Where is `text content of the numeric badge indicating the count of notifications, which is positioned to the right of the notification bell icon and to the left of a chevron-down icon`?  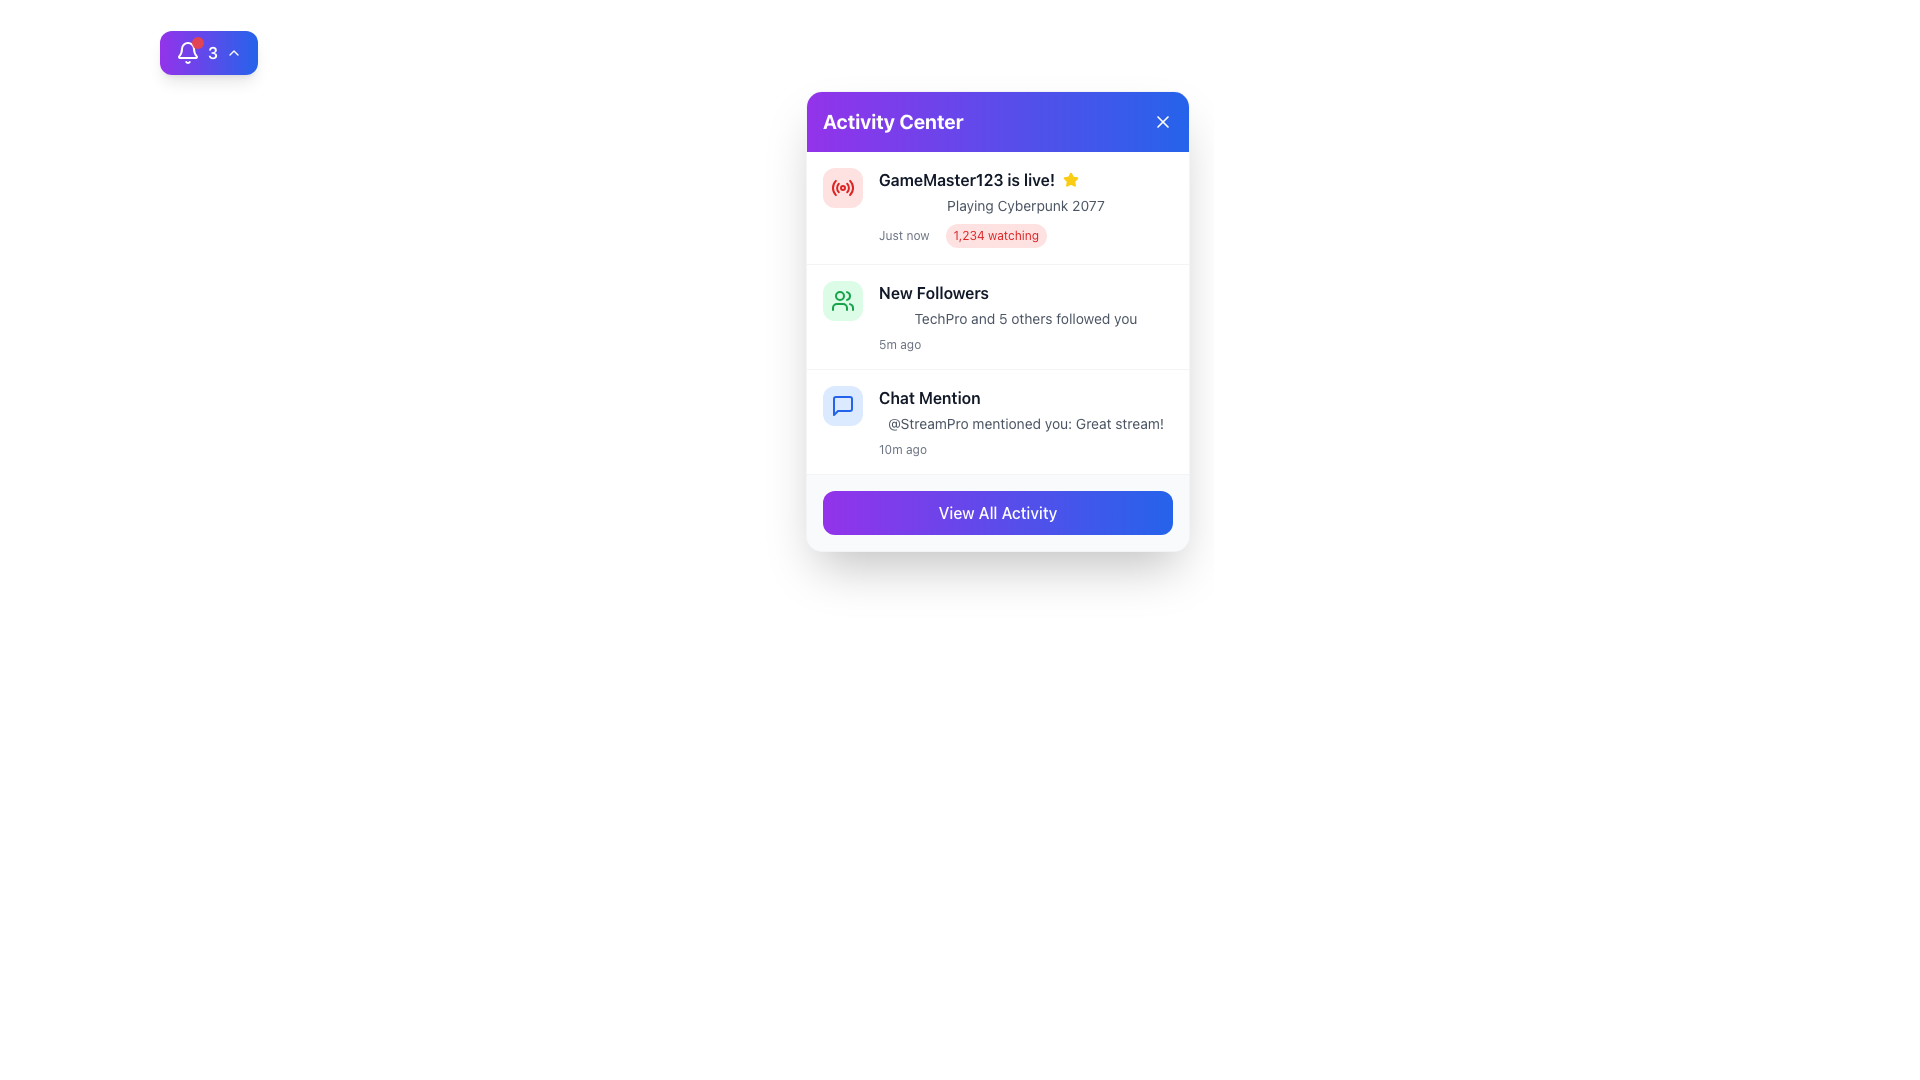 text content of the numeric badge indicating the count of notifications, which is positioned to the right of the notification bell icon and to the left of a chevron-down icon is located at coordinates (213, 52).